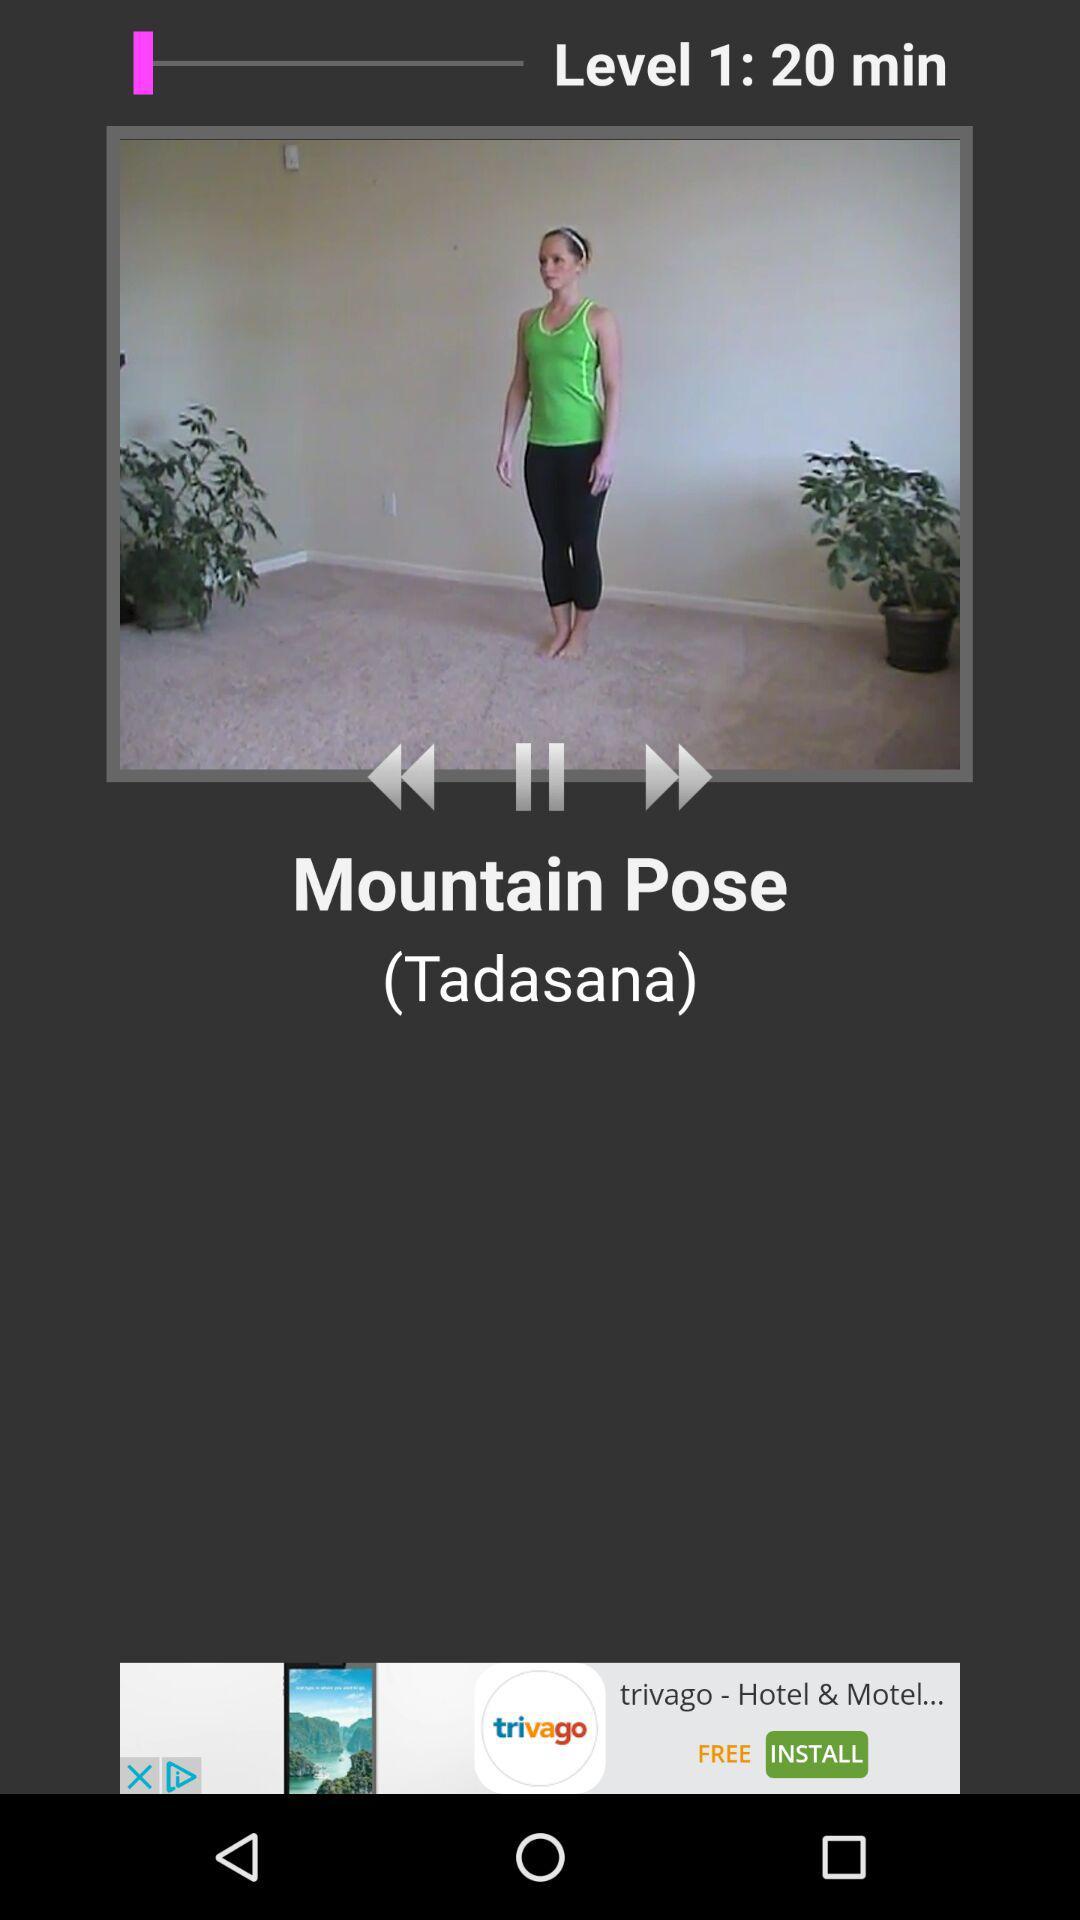  What do you see at coordinates (540, 776) in the screenshot?
I see `mountain pose game` at bounding box center [540, 776].